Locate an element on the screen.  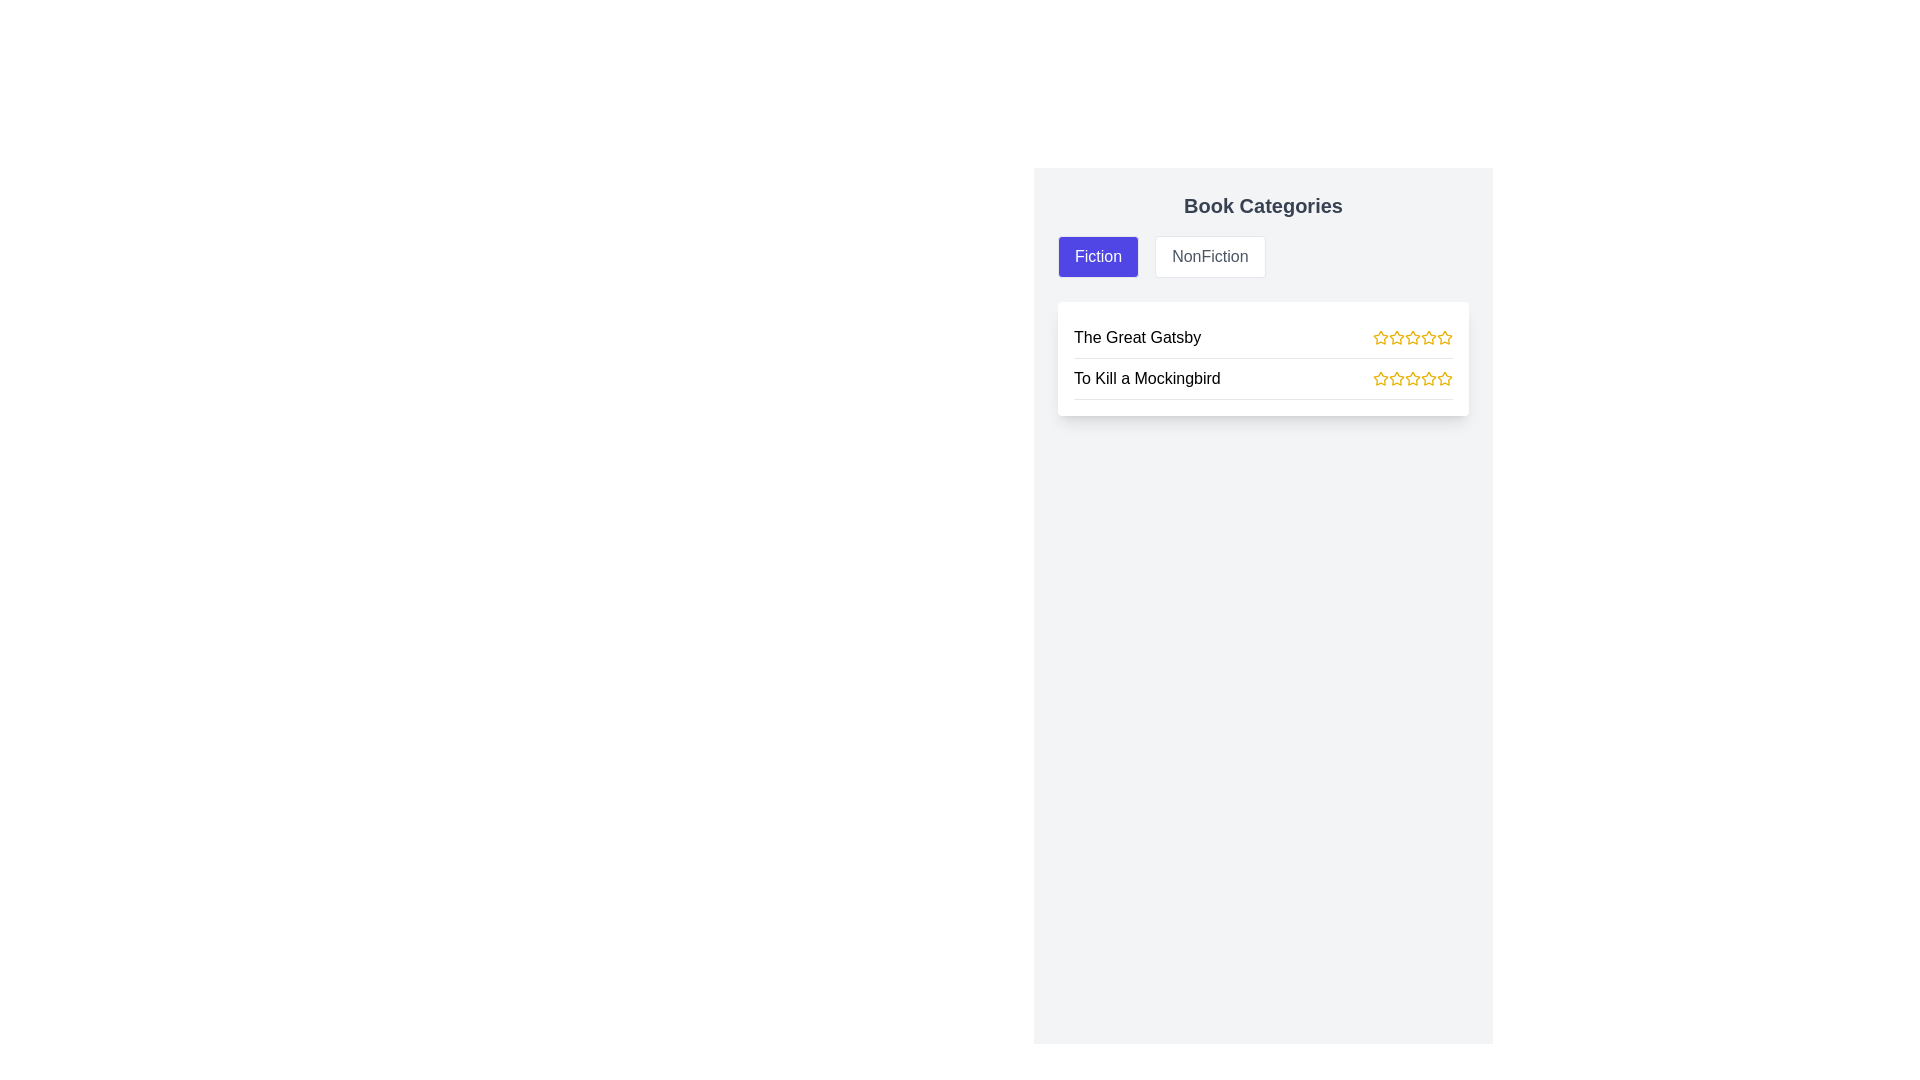
the fifth rating star in the rating system for 'The Great Gatsby' is located at coordinates (1444, 336).